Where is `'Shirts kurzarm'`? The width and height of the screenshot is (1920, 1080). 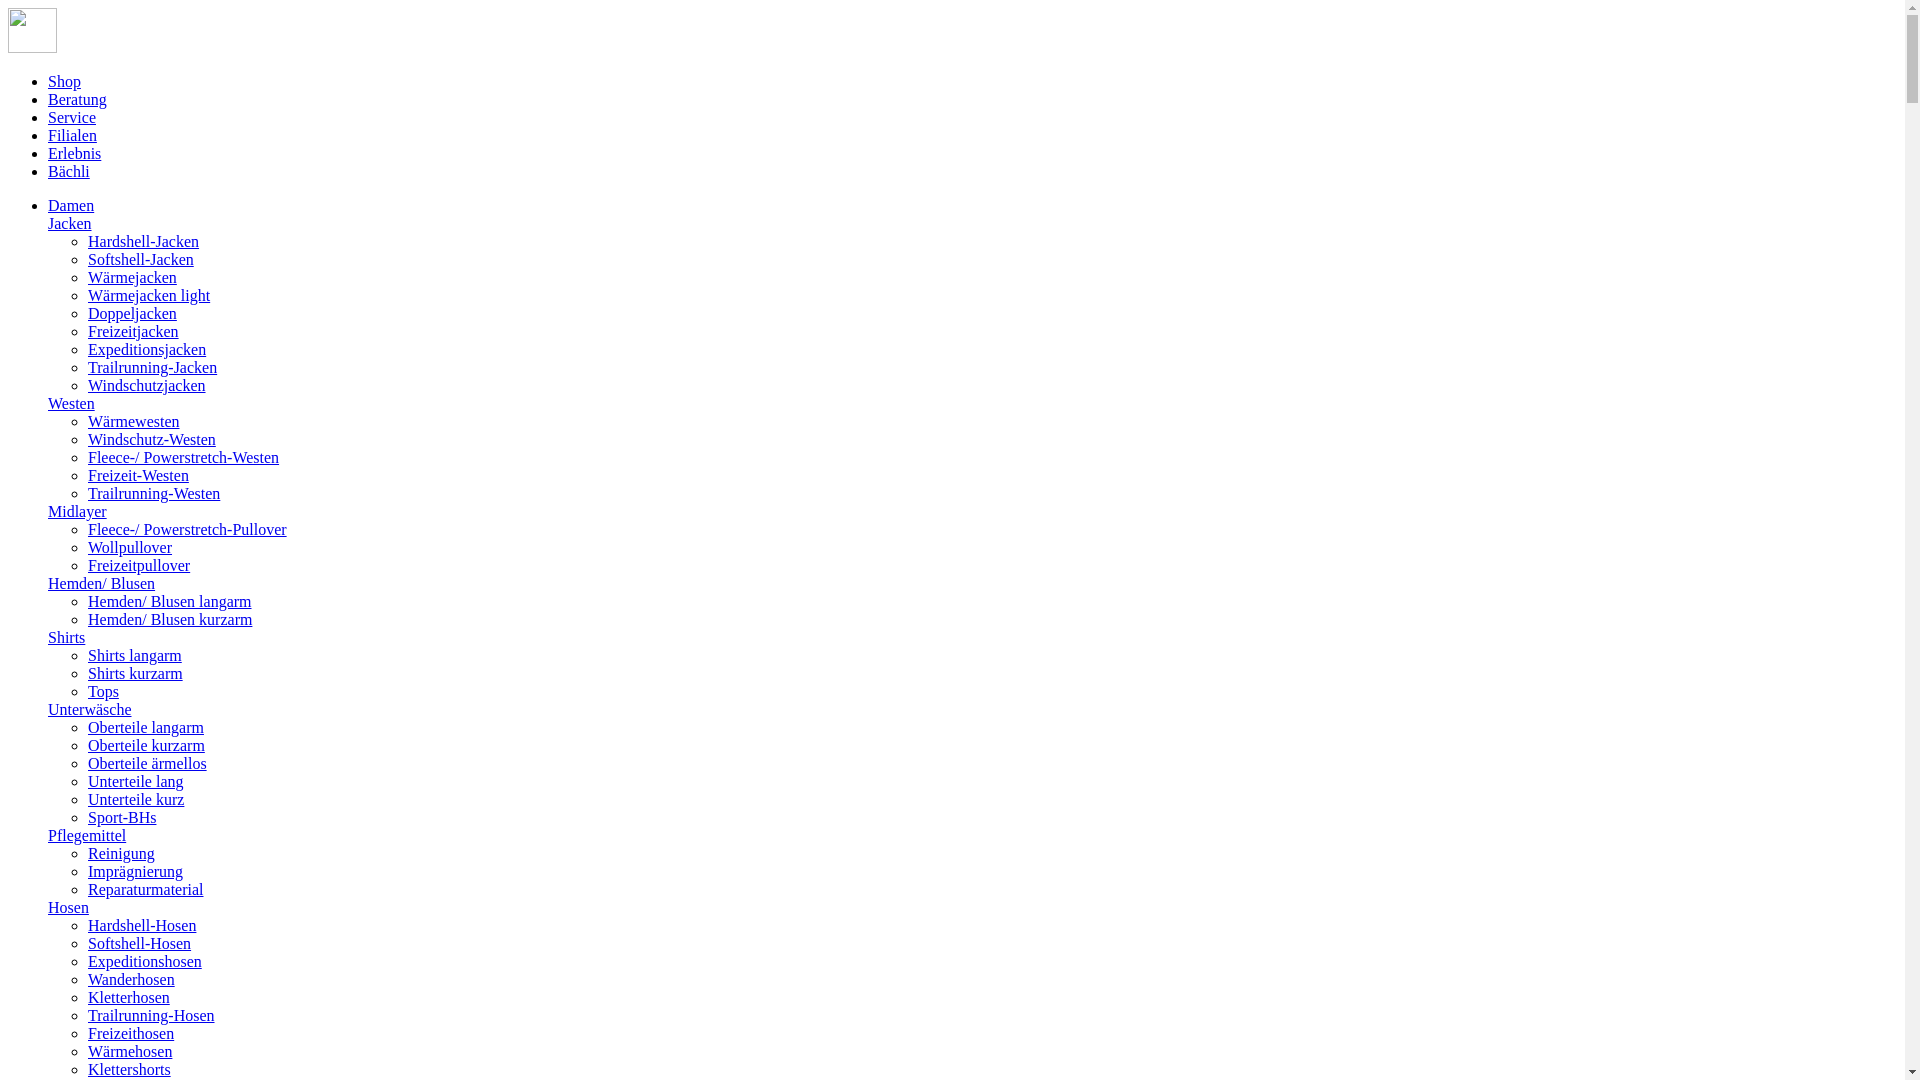
'Shirts kurzarm' is located at coordinates (86, 673).